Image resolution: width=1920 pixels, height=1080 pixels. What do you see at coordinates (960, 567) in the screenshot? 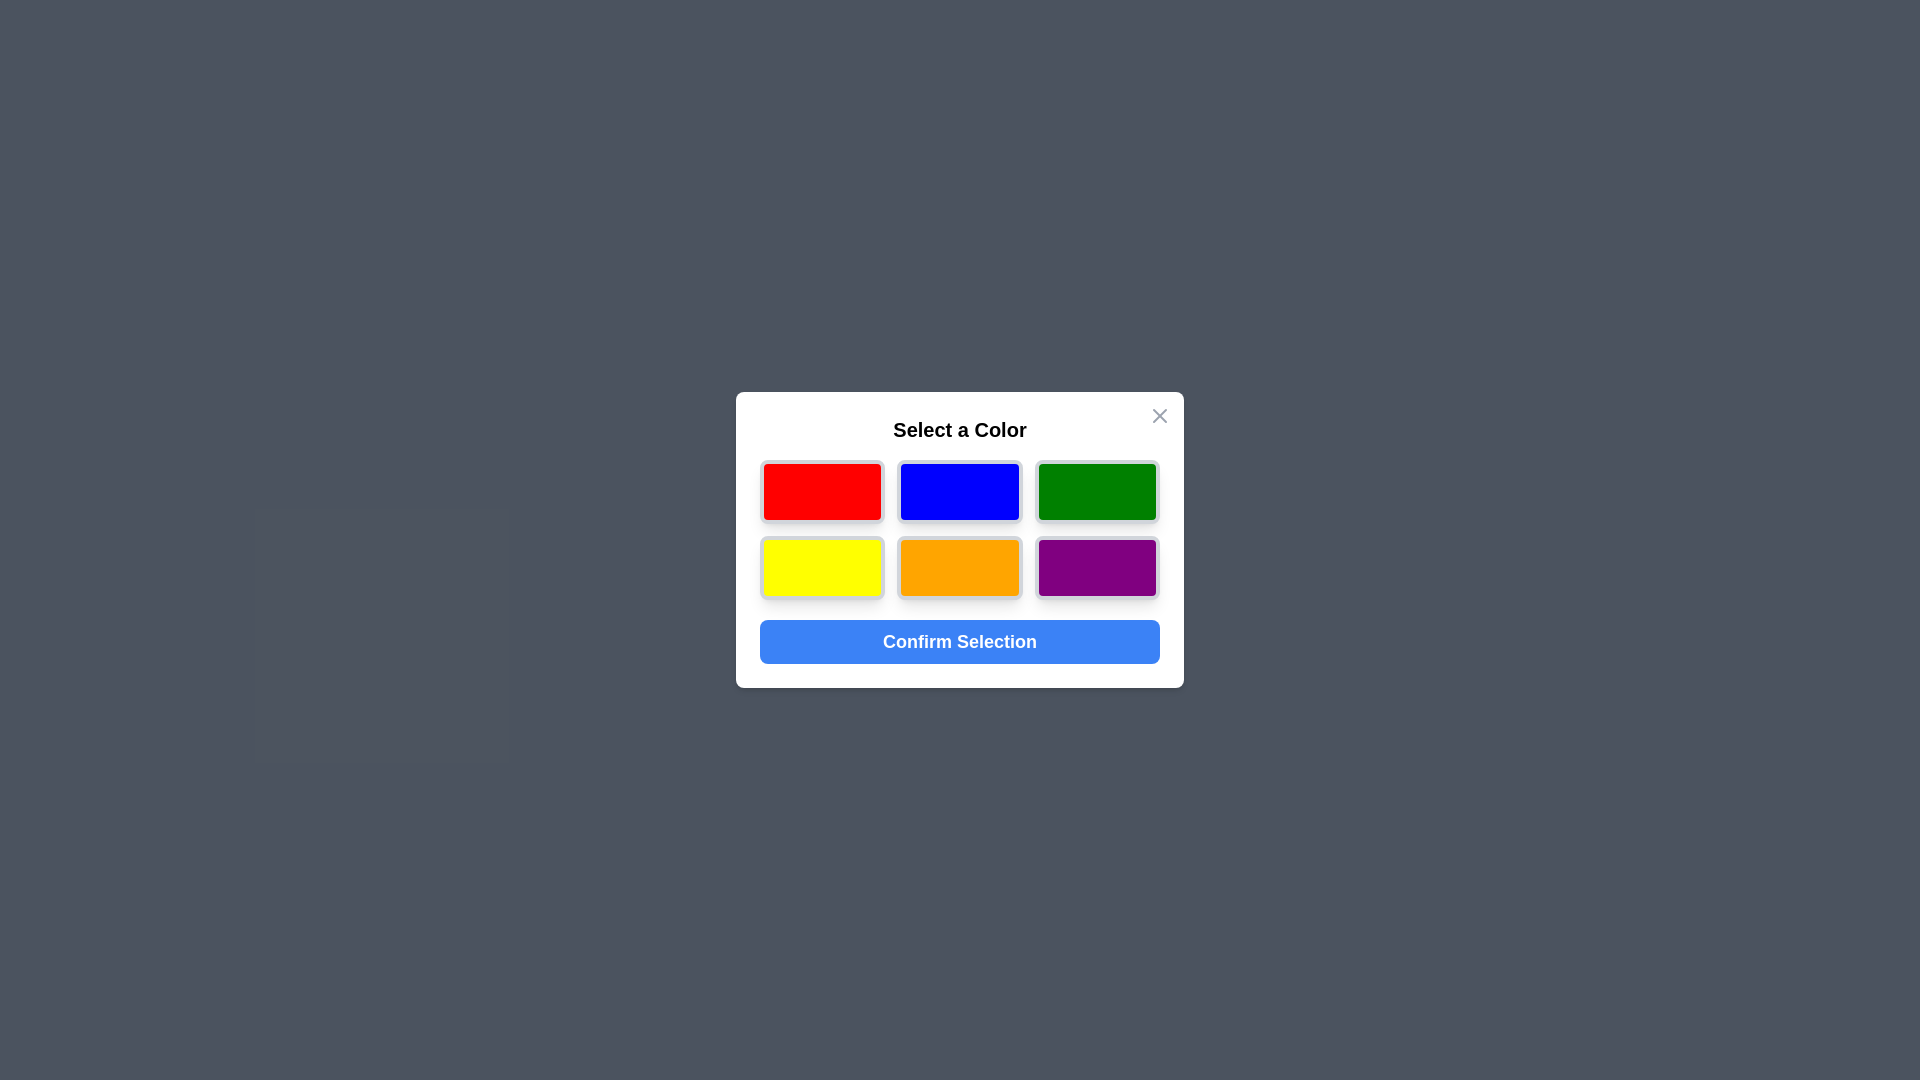
I see `the color orange from the palette` at bounding box center [960, 567].